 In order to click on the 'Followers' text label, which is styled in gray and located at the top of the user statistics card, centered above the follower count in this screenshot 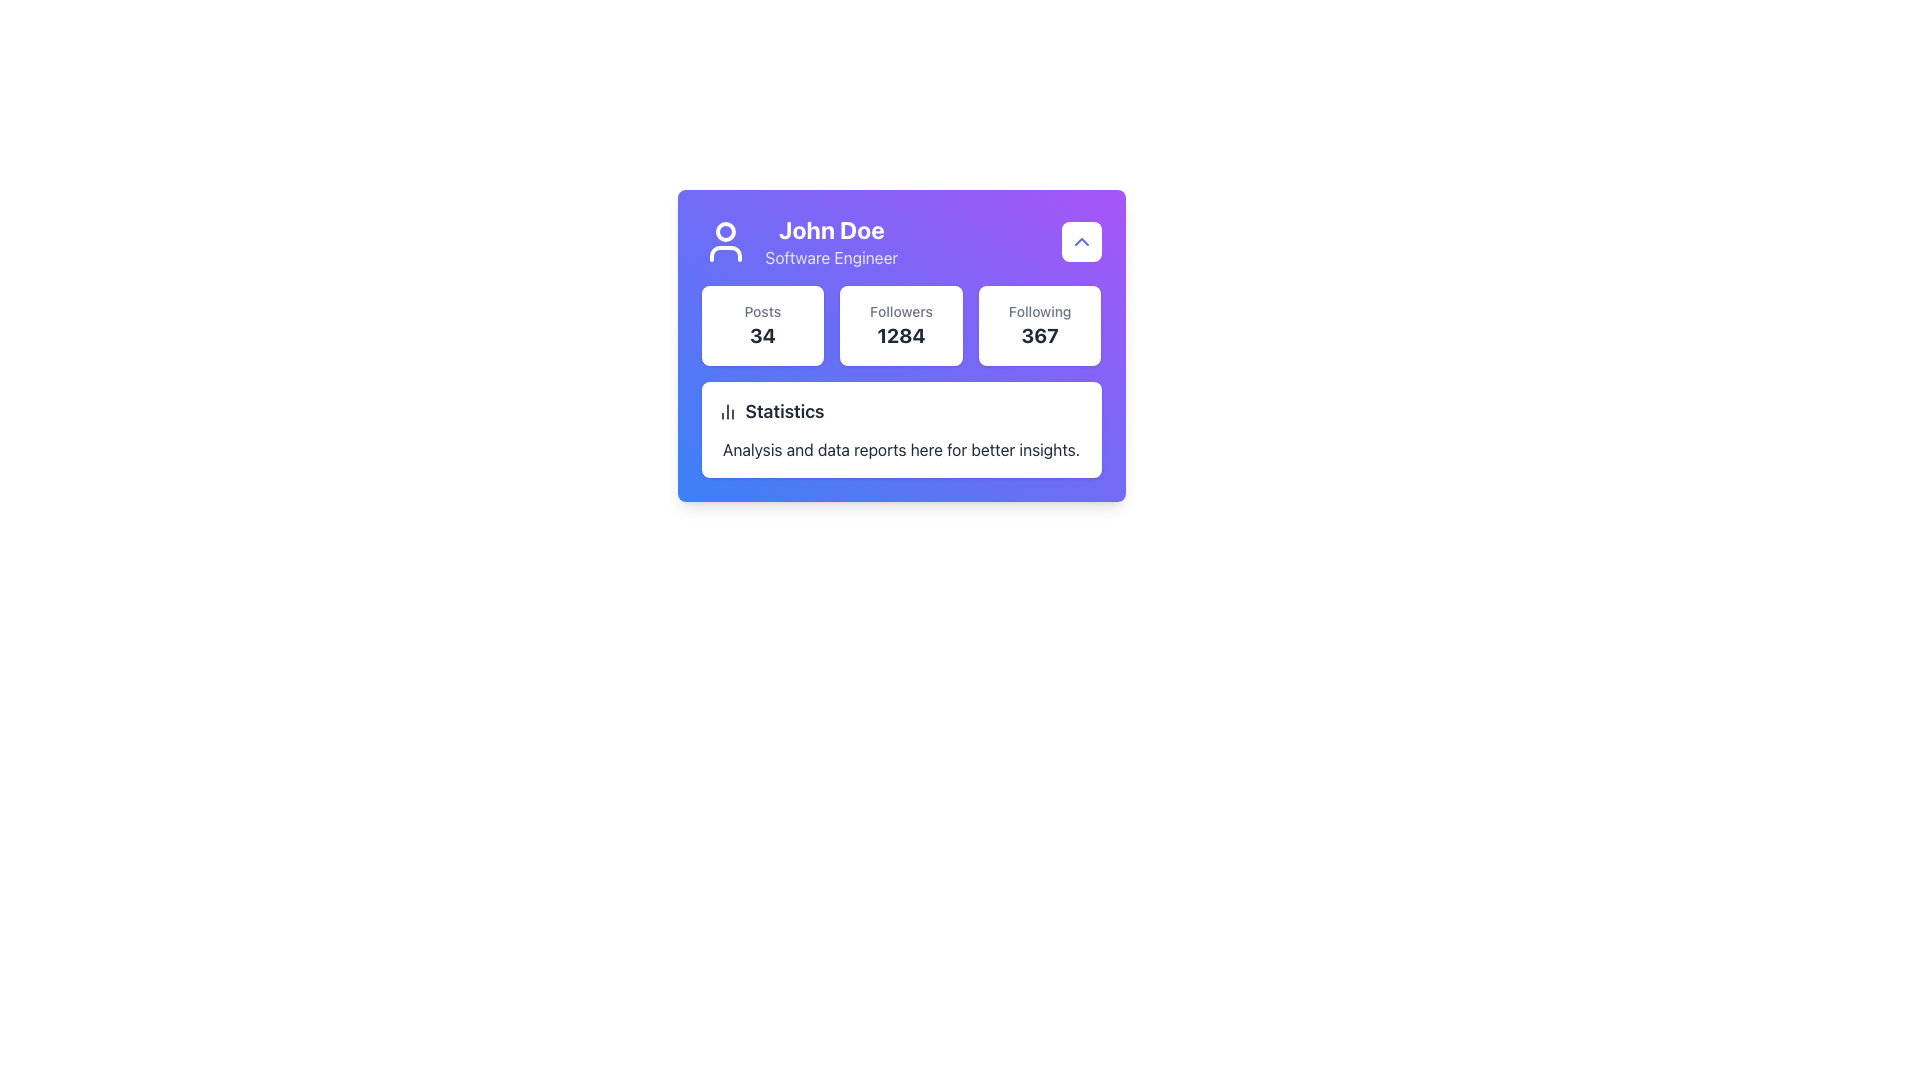, I will do `click(900, 312)`.